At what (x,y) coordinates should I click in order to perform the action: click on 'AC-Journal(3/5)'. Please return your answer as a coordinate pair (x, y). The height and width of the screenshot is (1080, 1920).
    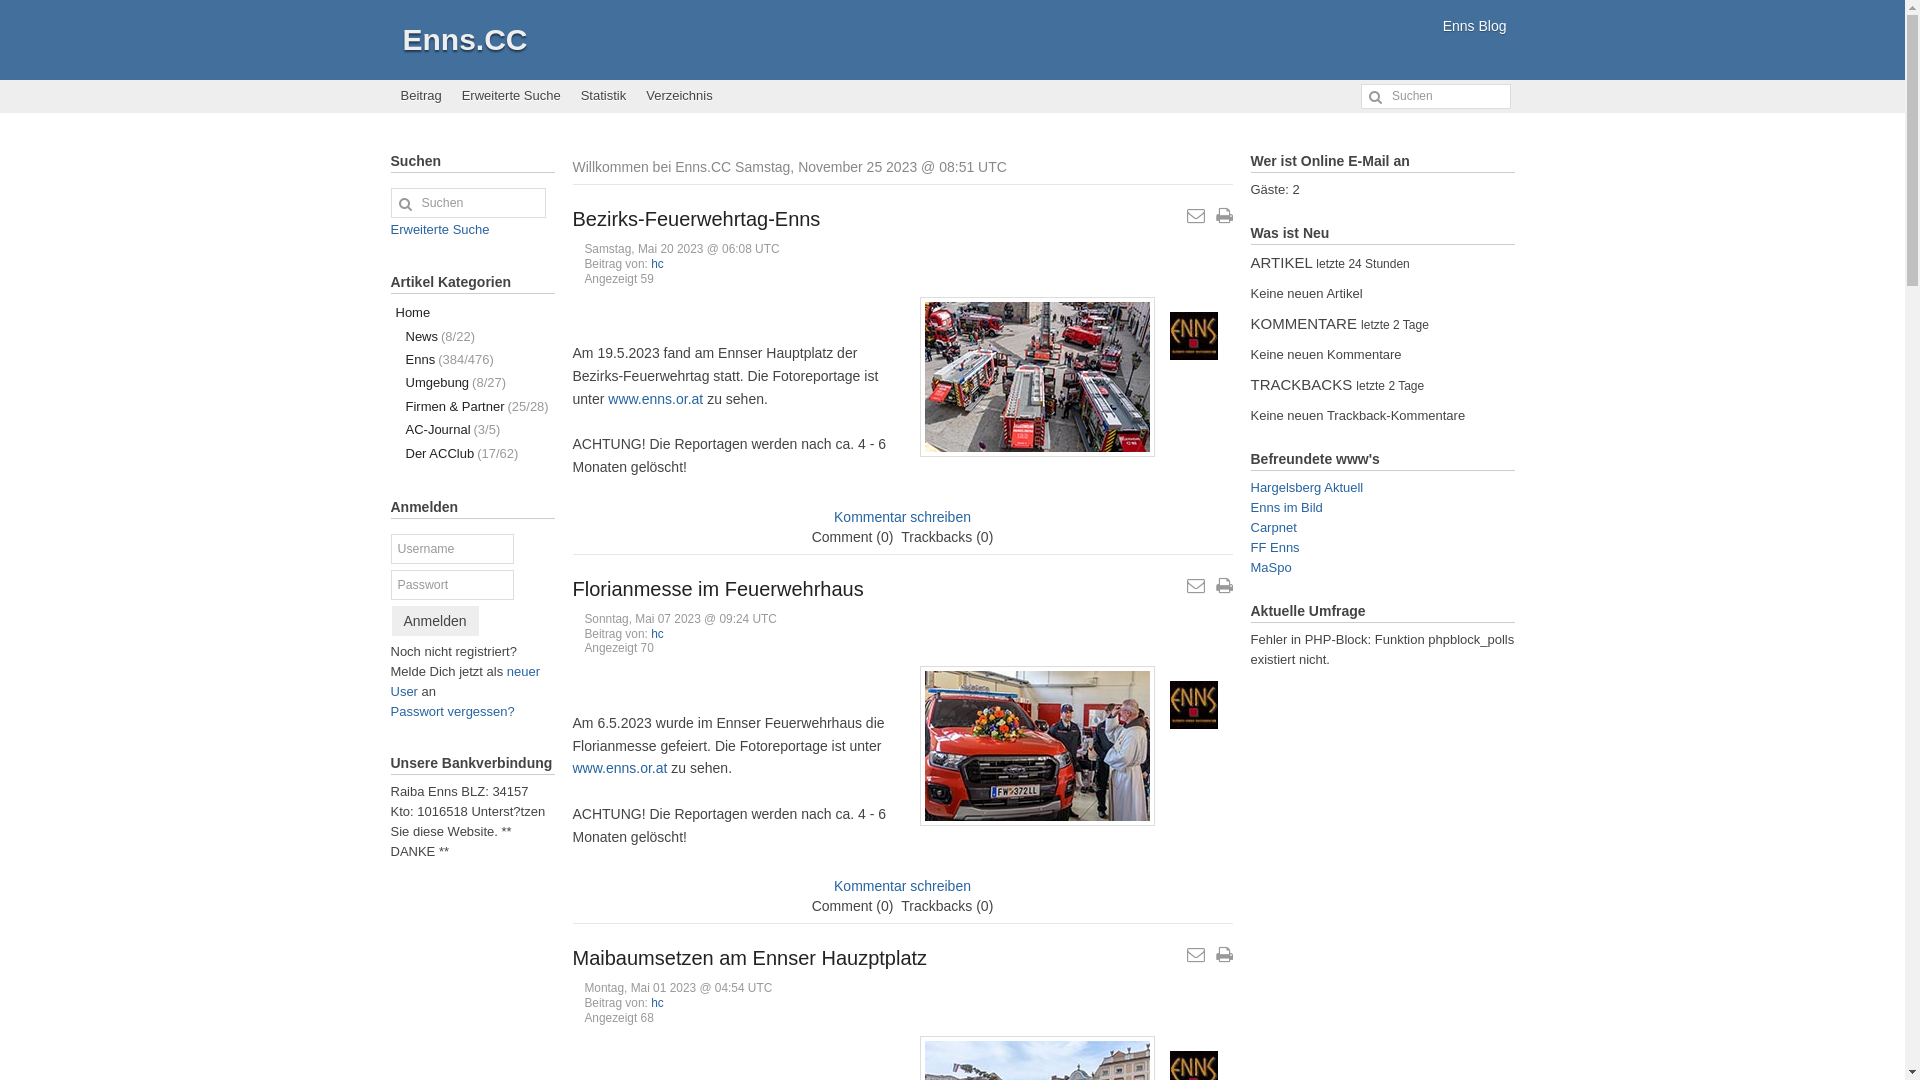
    Looking at the image, I should click on (470, 428).